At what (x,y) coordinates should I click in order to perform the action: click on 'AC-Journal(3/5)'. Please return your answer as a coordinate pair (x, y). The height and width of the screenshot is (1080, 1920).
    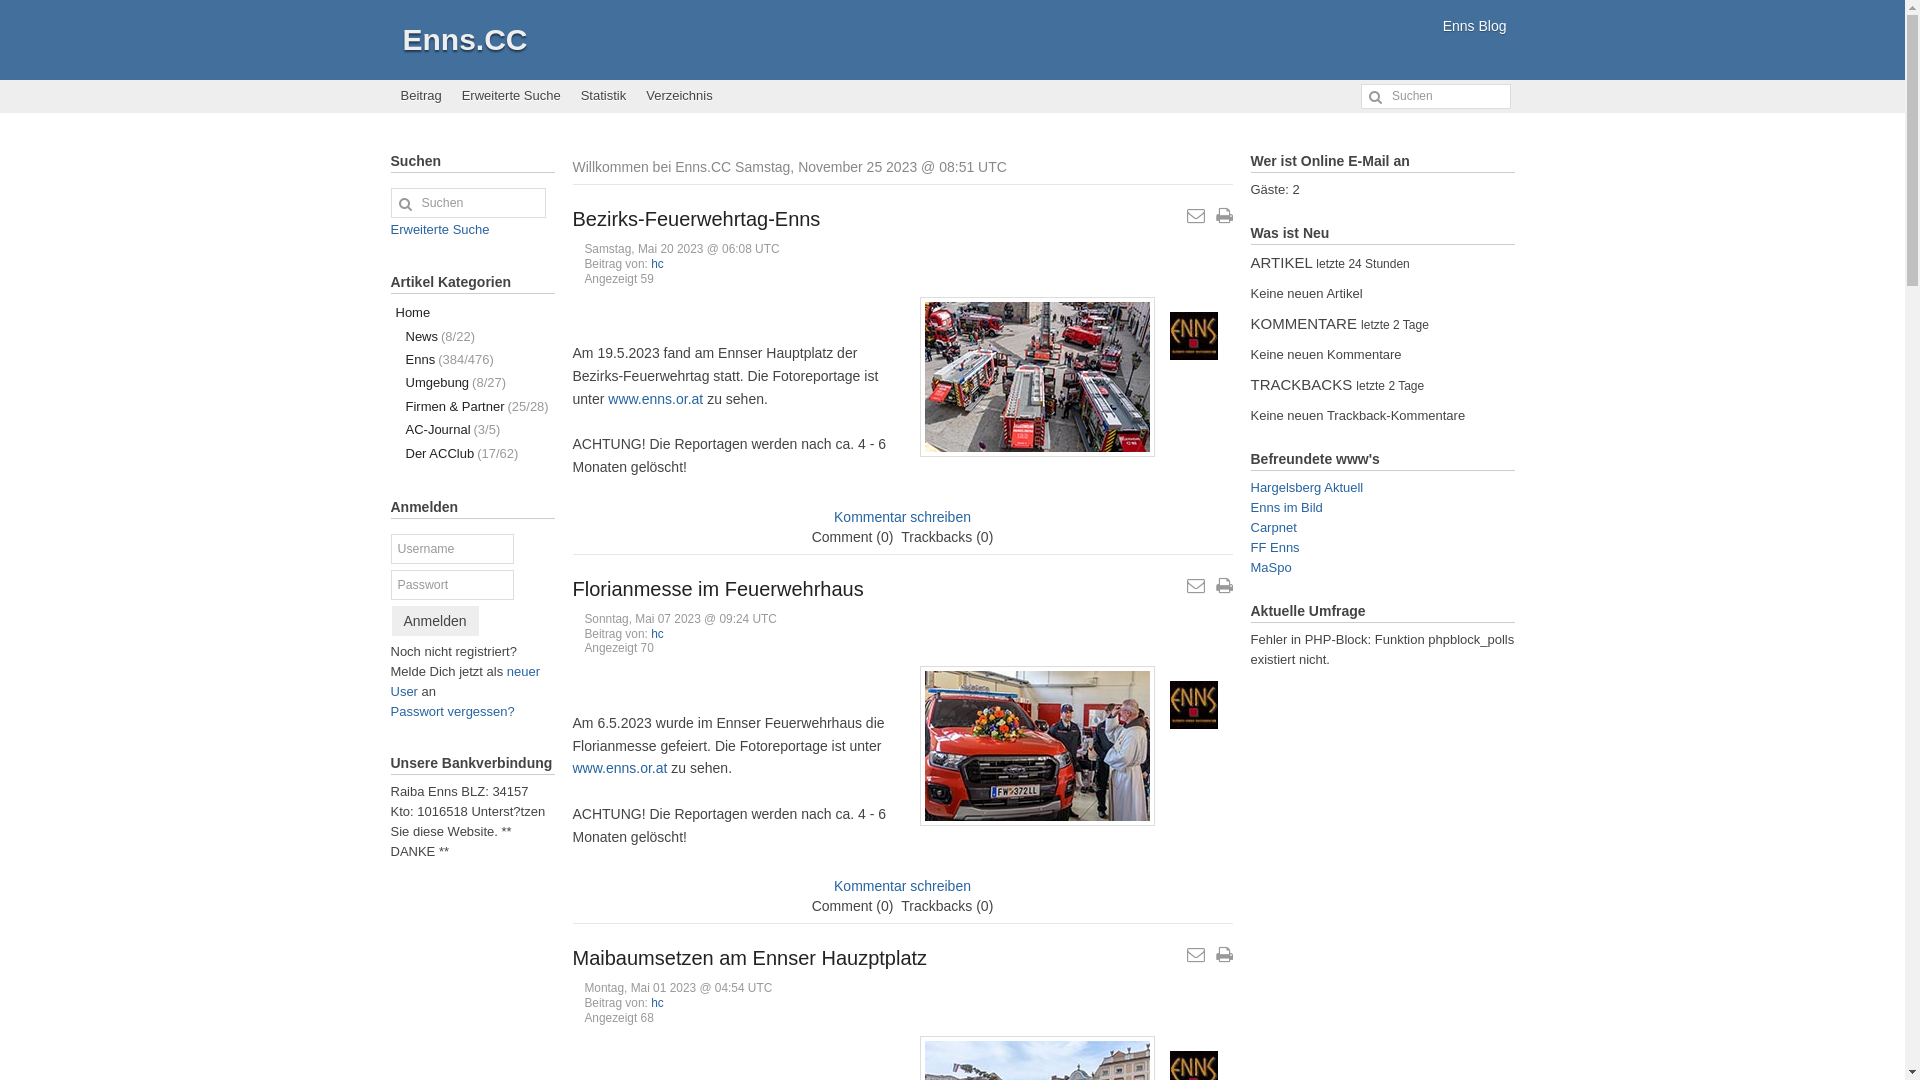
    Looking at the image, I should click on (470, 428).